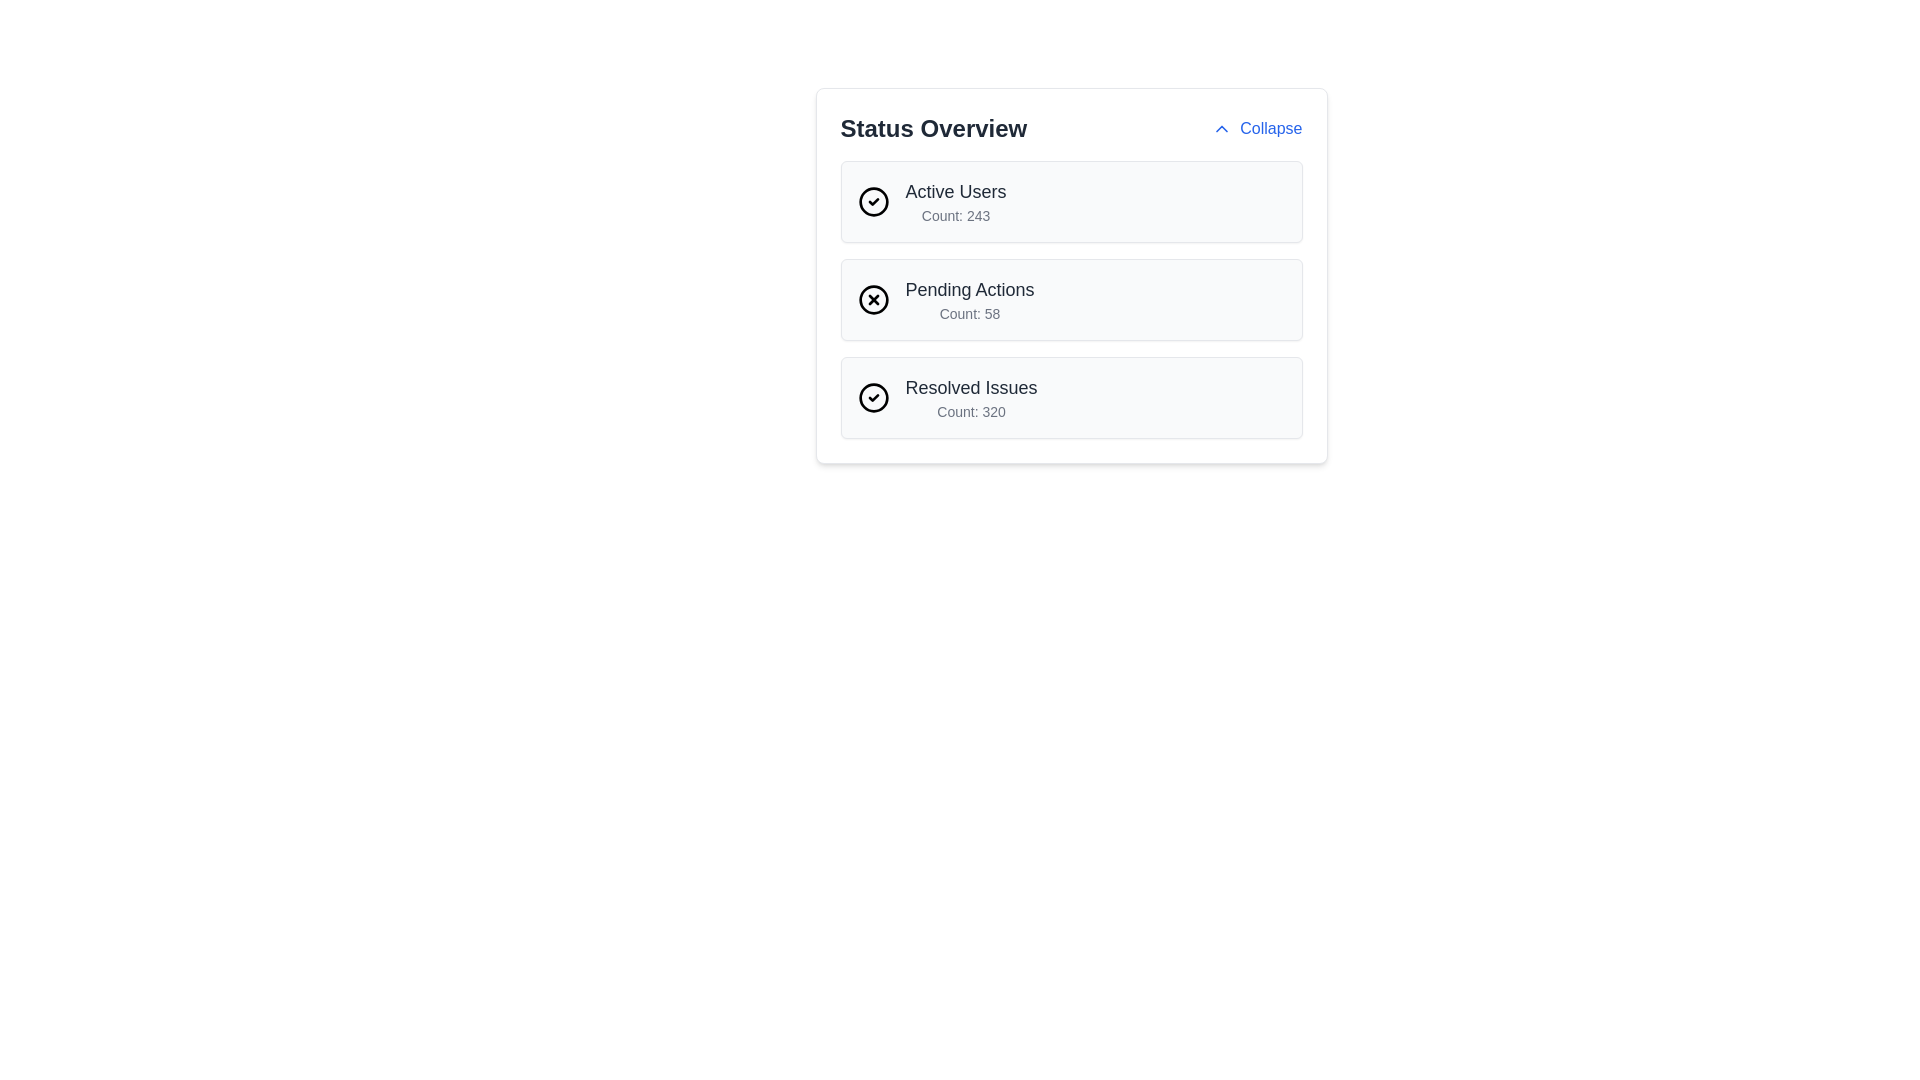  Describe the element at coordinates (954, 216) in the screenshot. I see `the Static text element that indicates the count of active users located beneath the 'Active Users' label in the 'Status Overview' panel` at that location.